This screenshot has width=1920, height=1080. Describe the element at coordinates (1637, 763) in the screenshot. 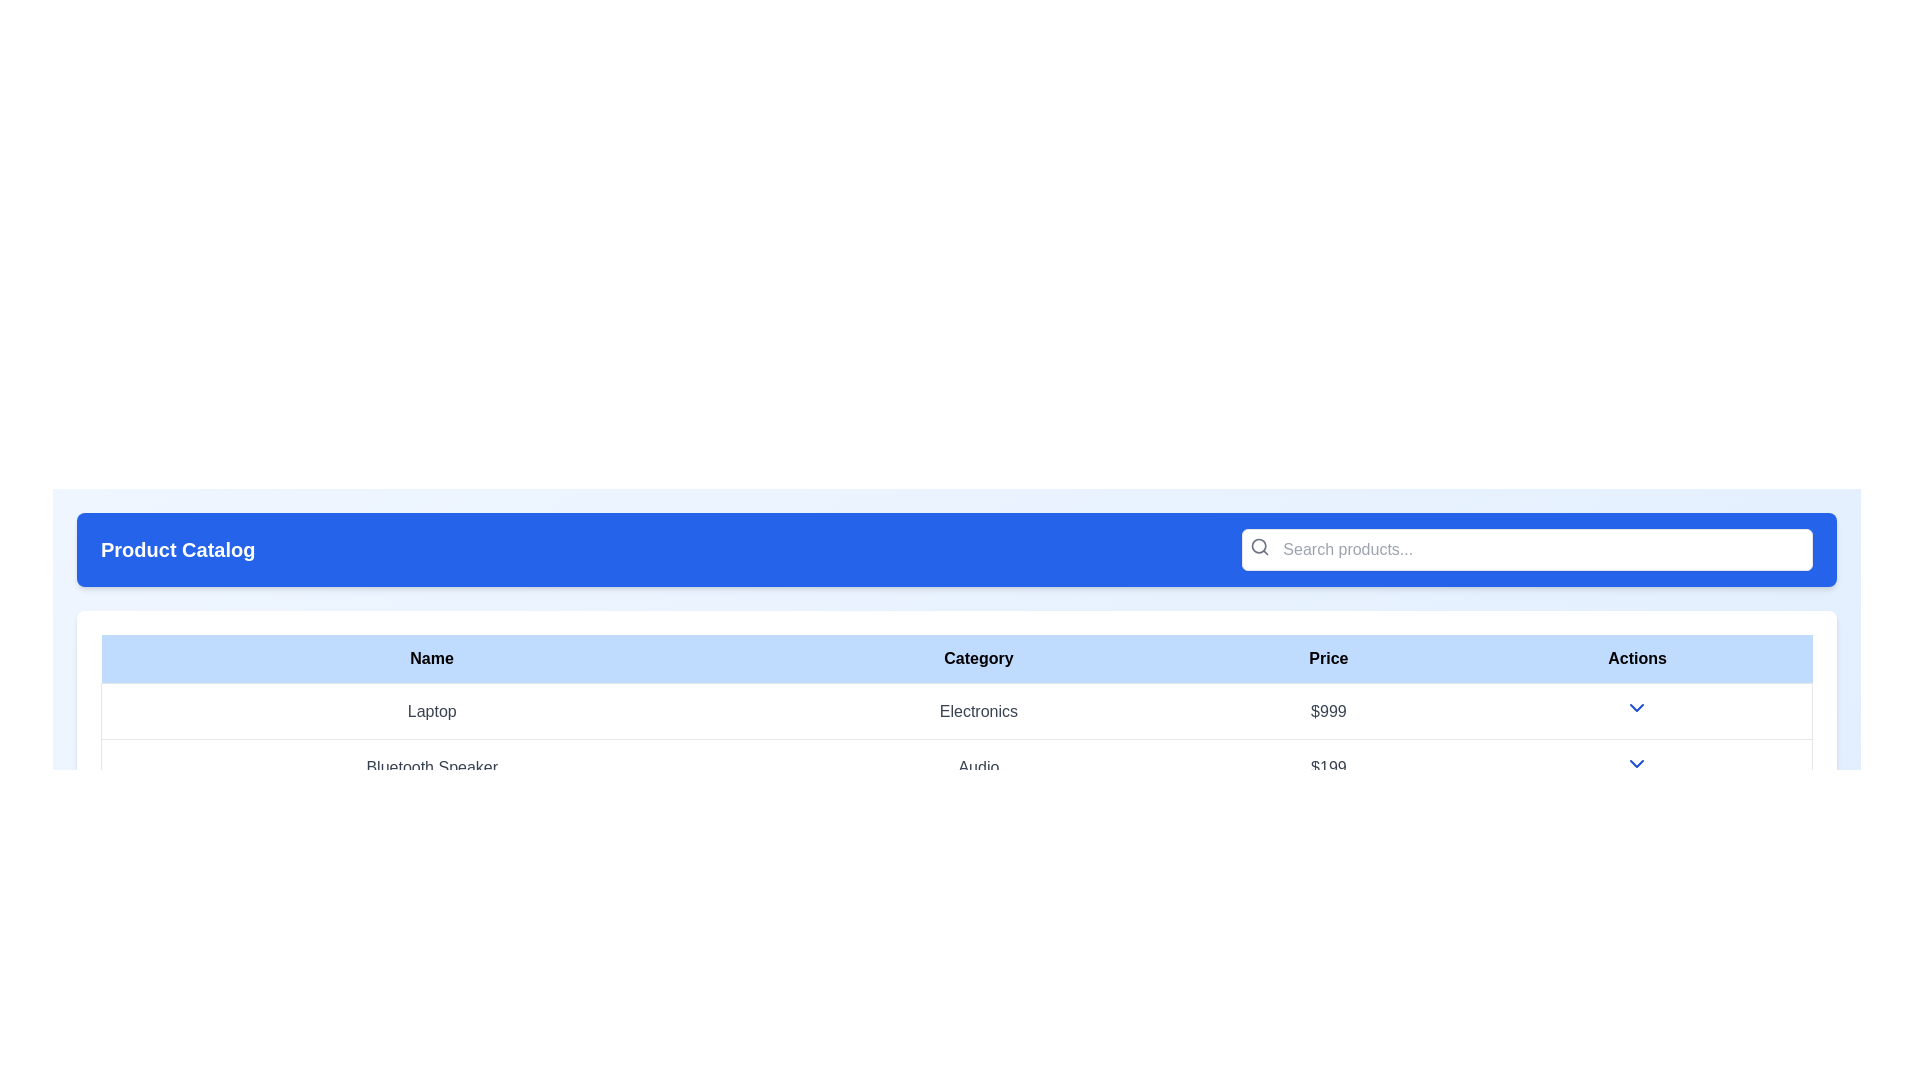

I see `the interactive dropdown menu toggle located in the last column of the second row under the 'Actions' header` at that location.